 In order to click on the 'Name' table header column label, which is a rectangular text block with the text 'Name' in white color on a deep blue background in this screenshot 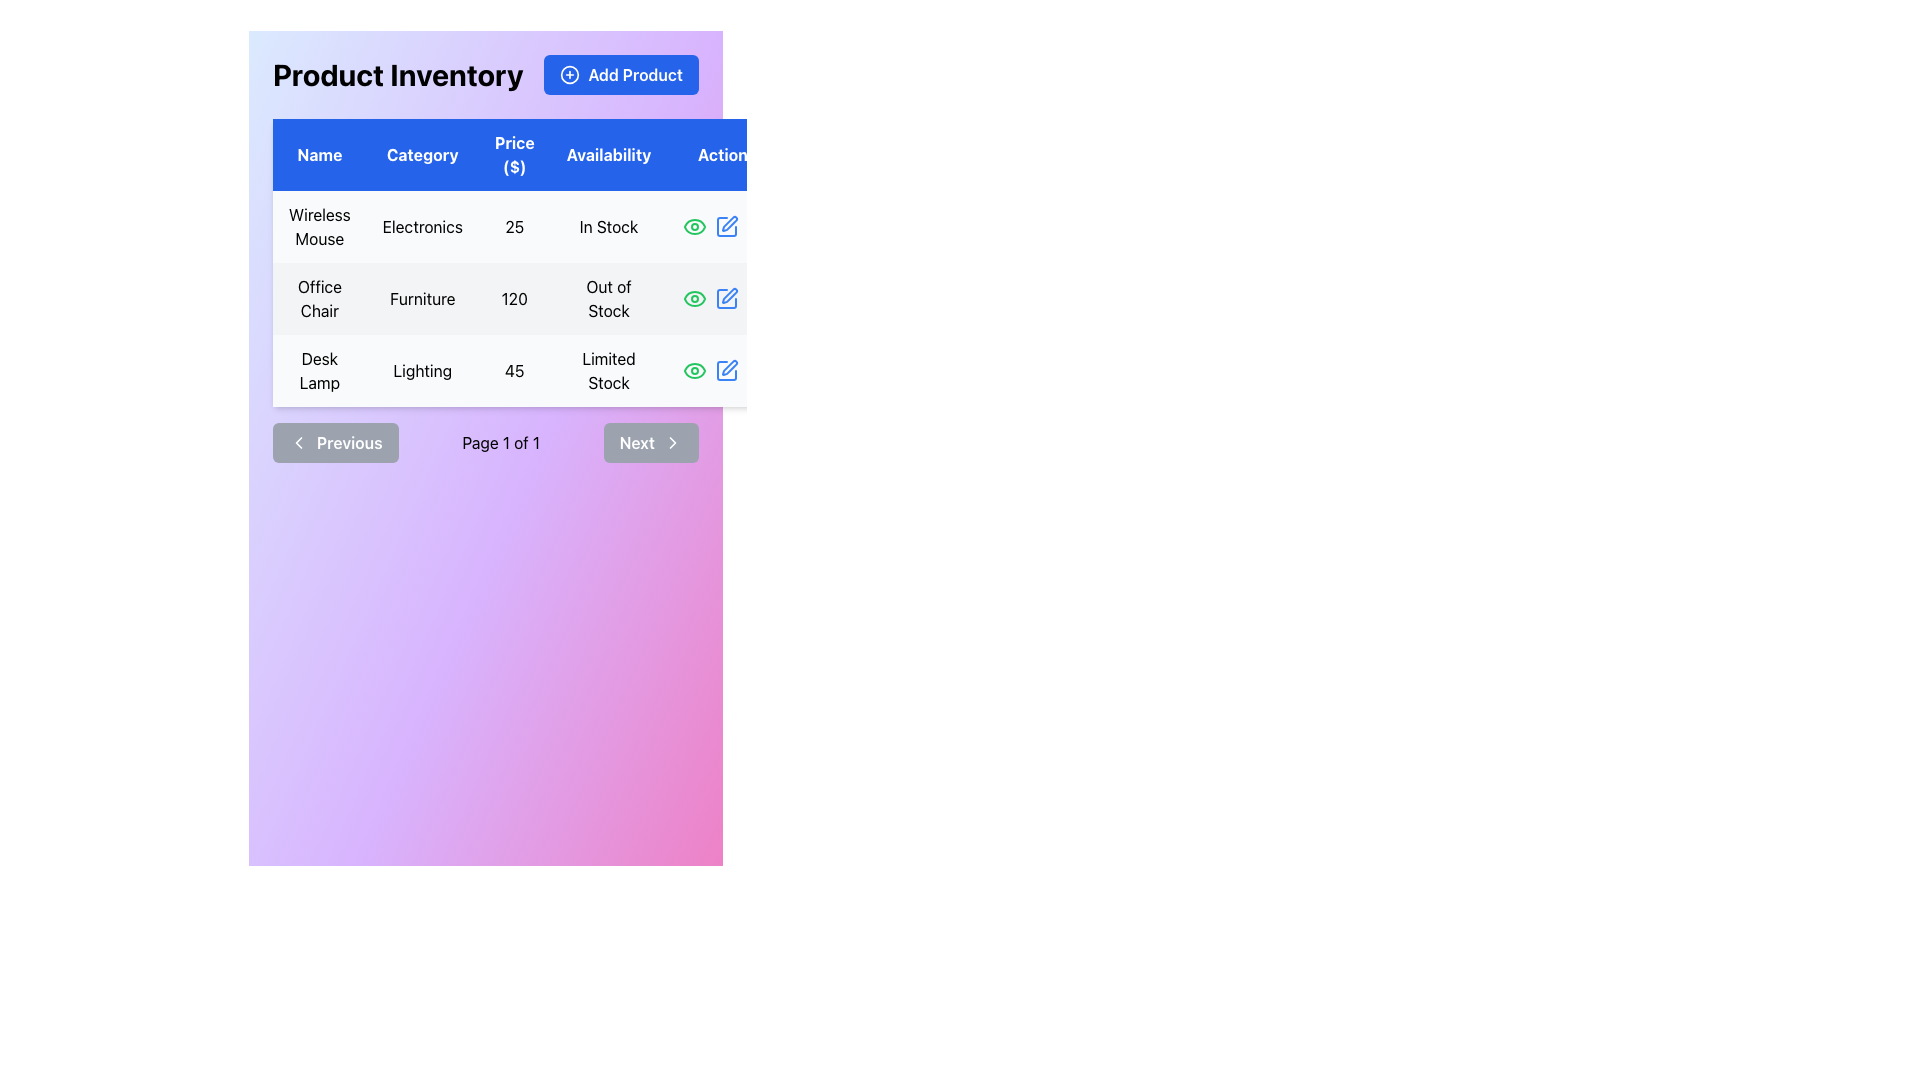, I will do `click(318, 153)`.